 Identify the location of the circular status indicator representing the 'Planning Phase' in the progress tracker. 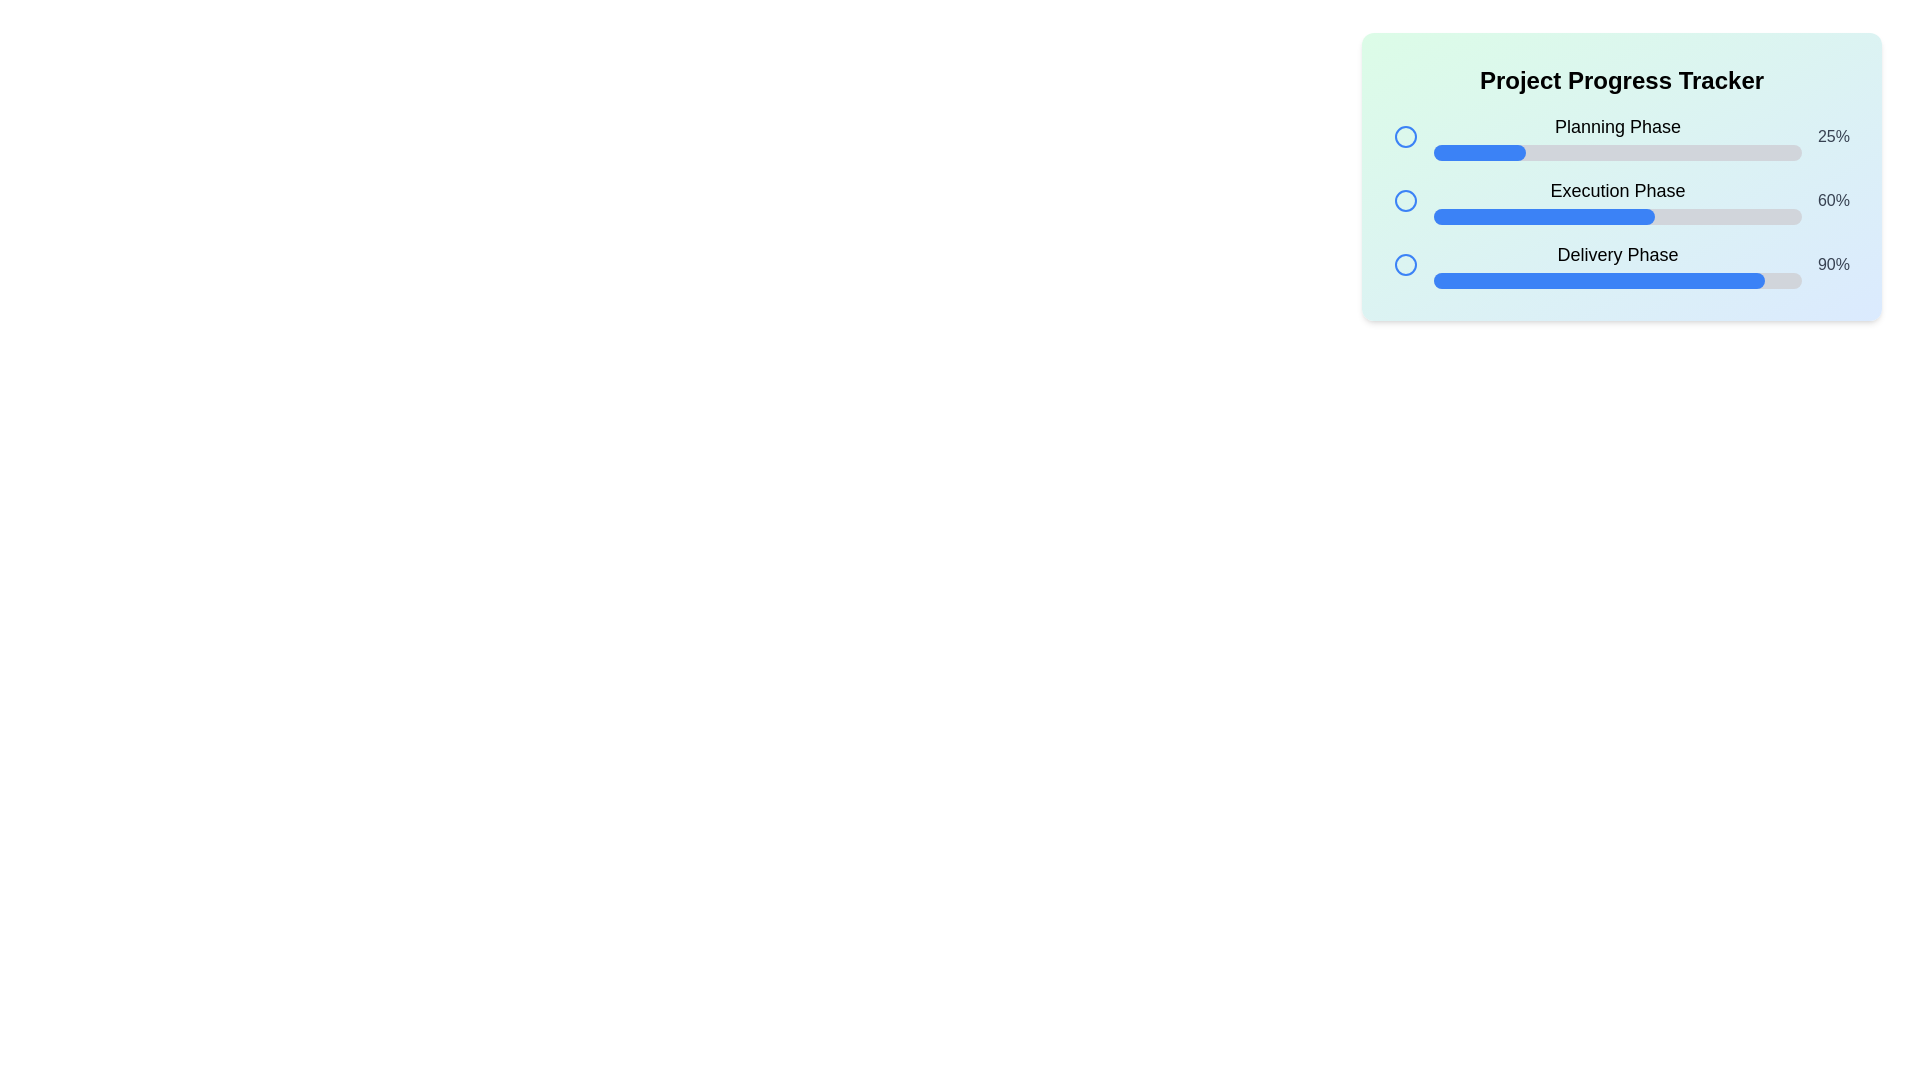
(1405, 136).